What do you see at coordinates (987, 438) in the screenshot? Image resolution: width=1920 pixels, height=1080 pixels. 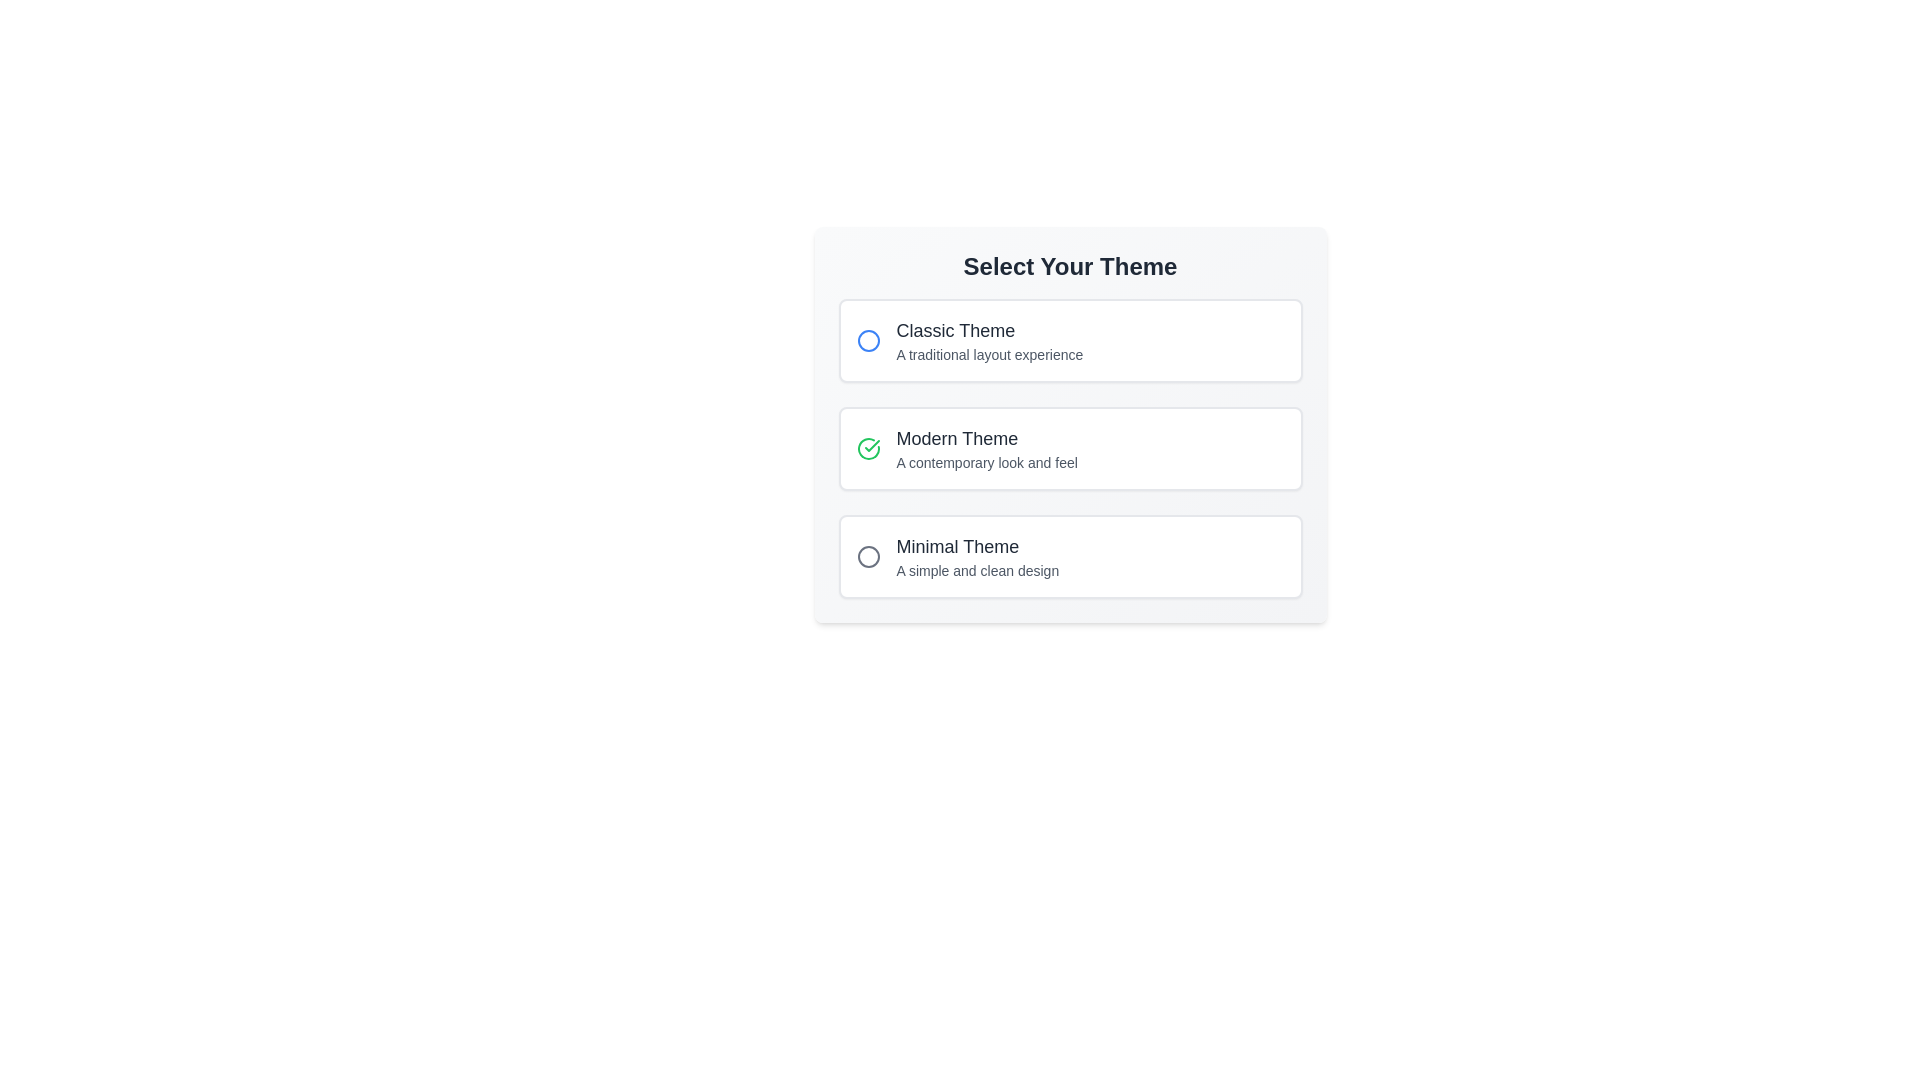 I see `the text label that serves as the title for the second theme option in the selection list titled 'Select Your Theme.'` at bounding box center [987, 438].